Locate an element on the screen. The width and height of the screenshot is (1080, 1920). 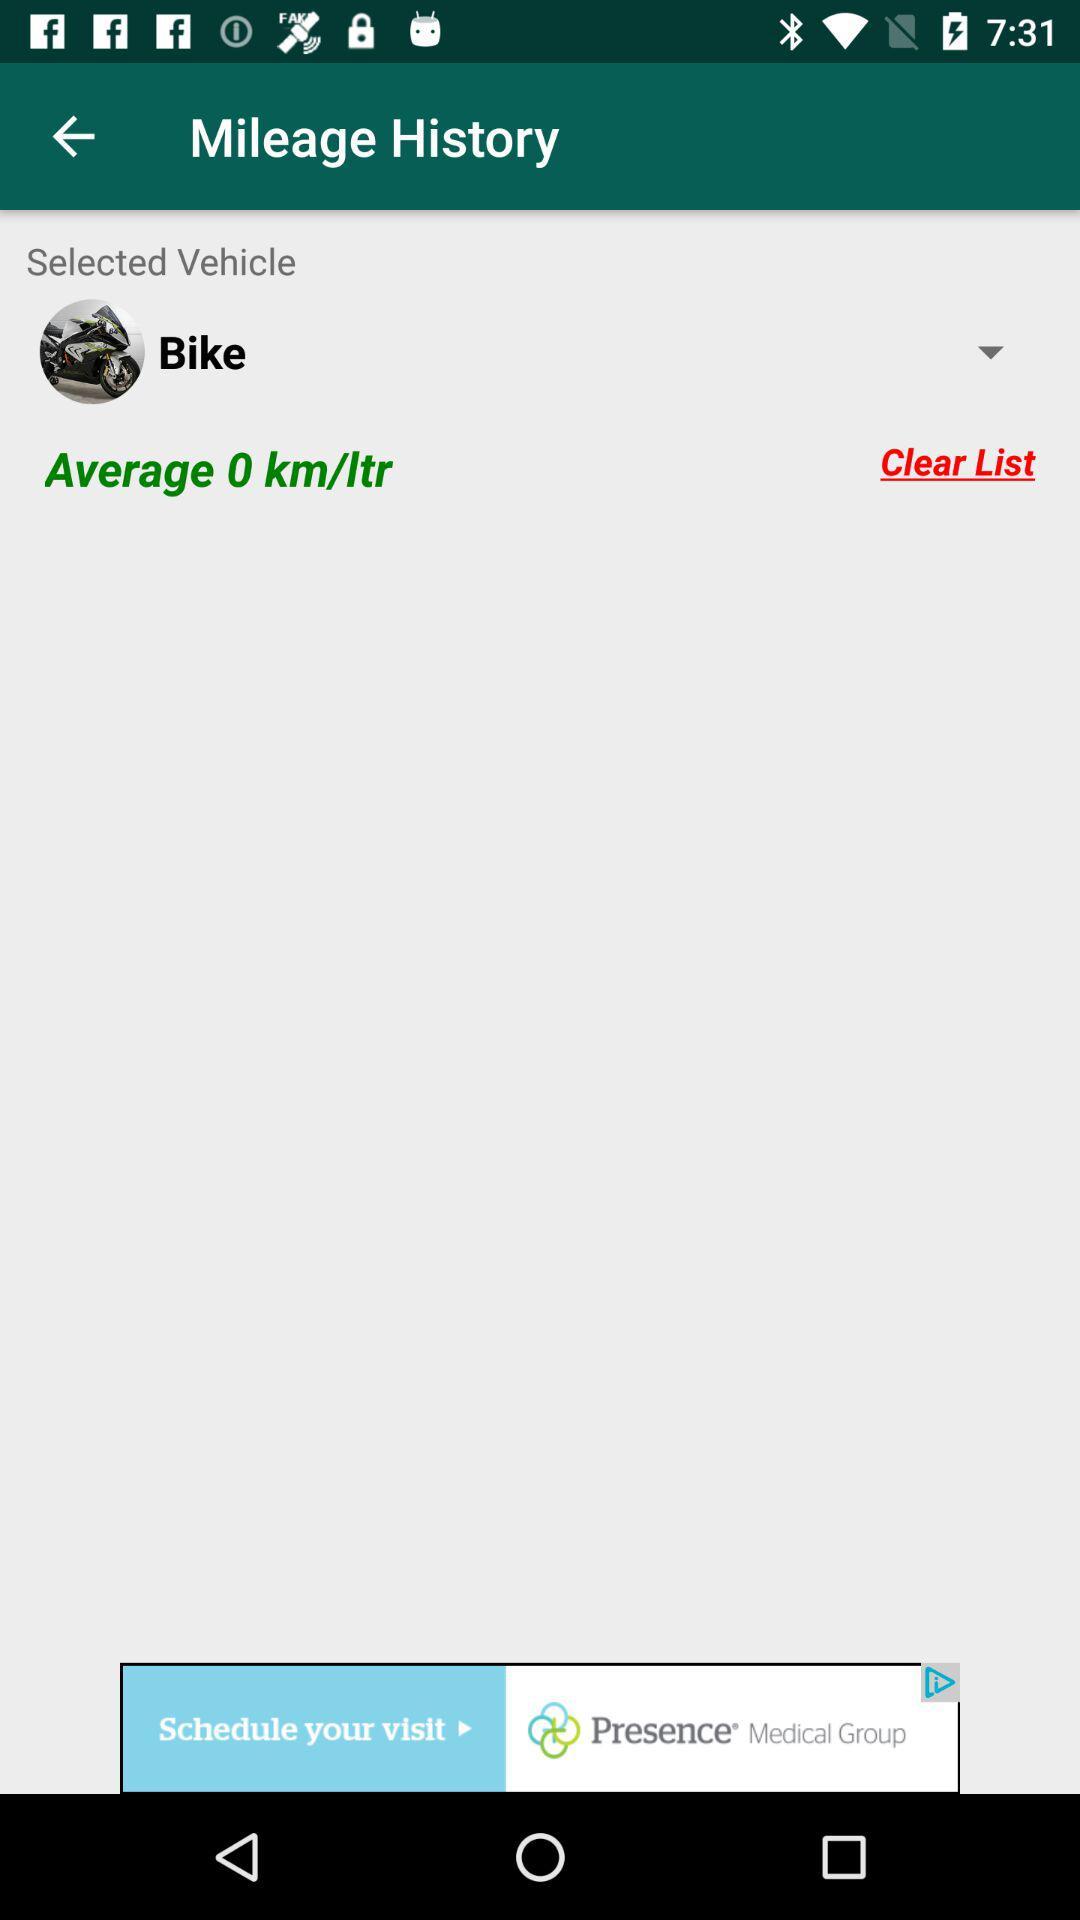
blank space is located at coordinates (540, 1089).